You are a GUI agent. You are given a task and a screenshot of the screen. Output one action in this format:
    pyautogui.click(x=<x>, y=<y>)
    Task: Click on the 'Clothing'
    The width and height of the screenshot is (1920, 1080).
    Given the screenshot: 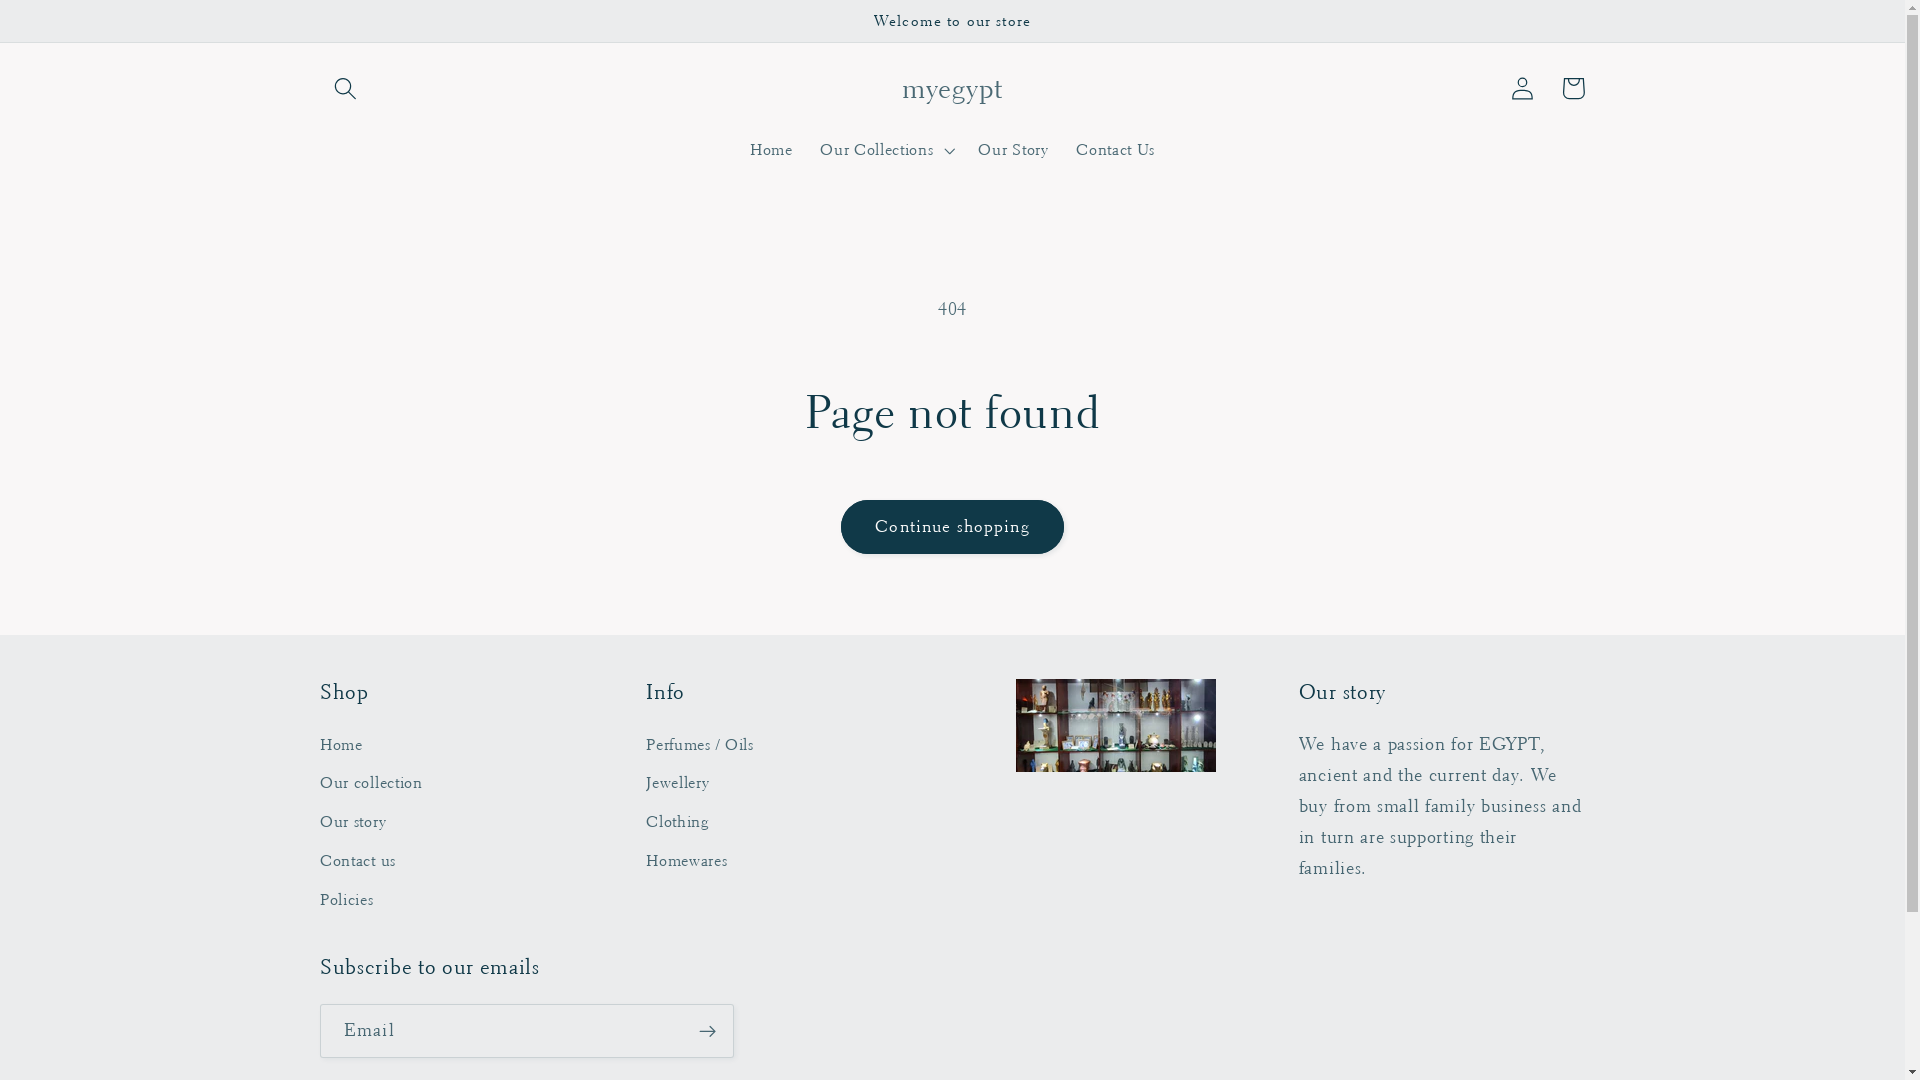 What is the action you would take?
    pyautogui.click(x=677, y=822)
    